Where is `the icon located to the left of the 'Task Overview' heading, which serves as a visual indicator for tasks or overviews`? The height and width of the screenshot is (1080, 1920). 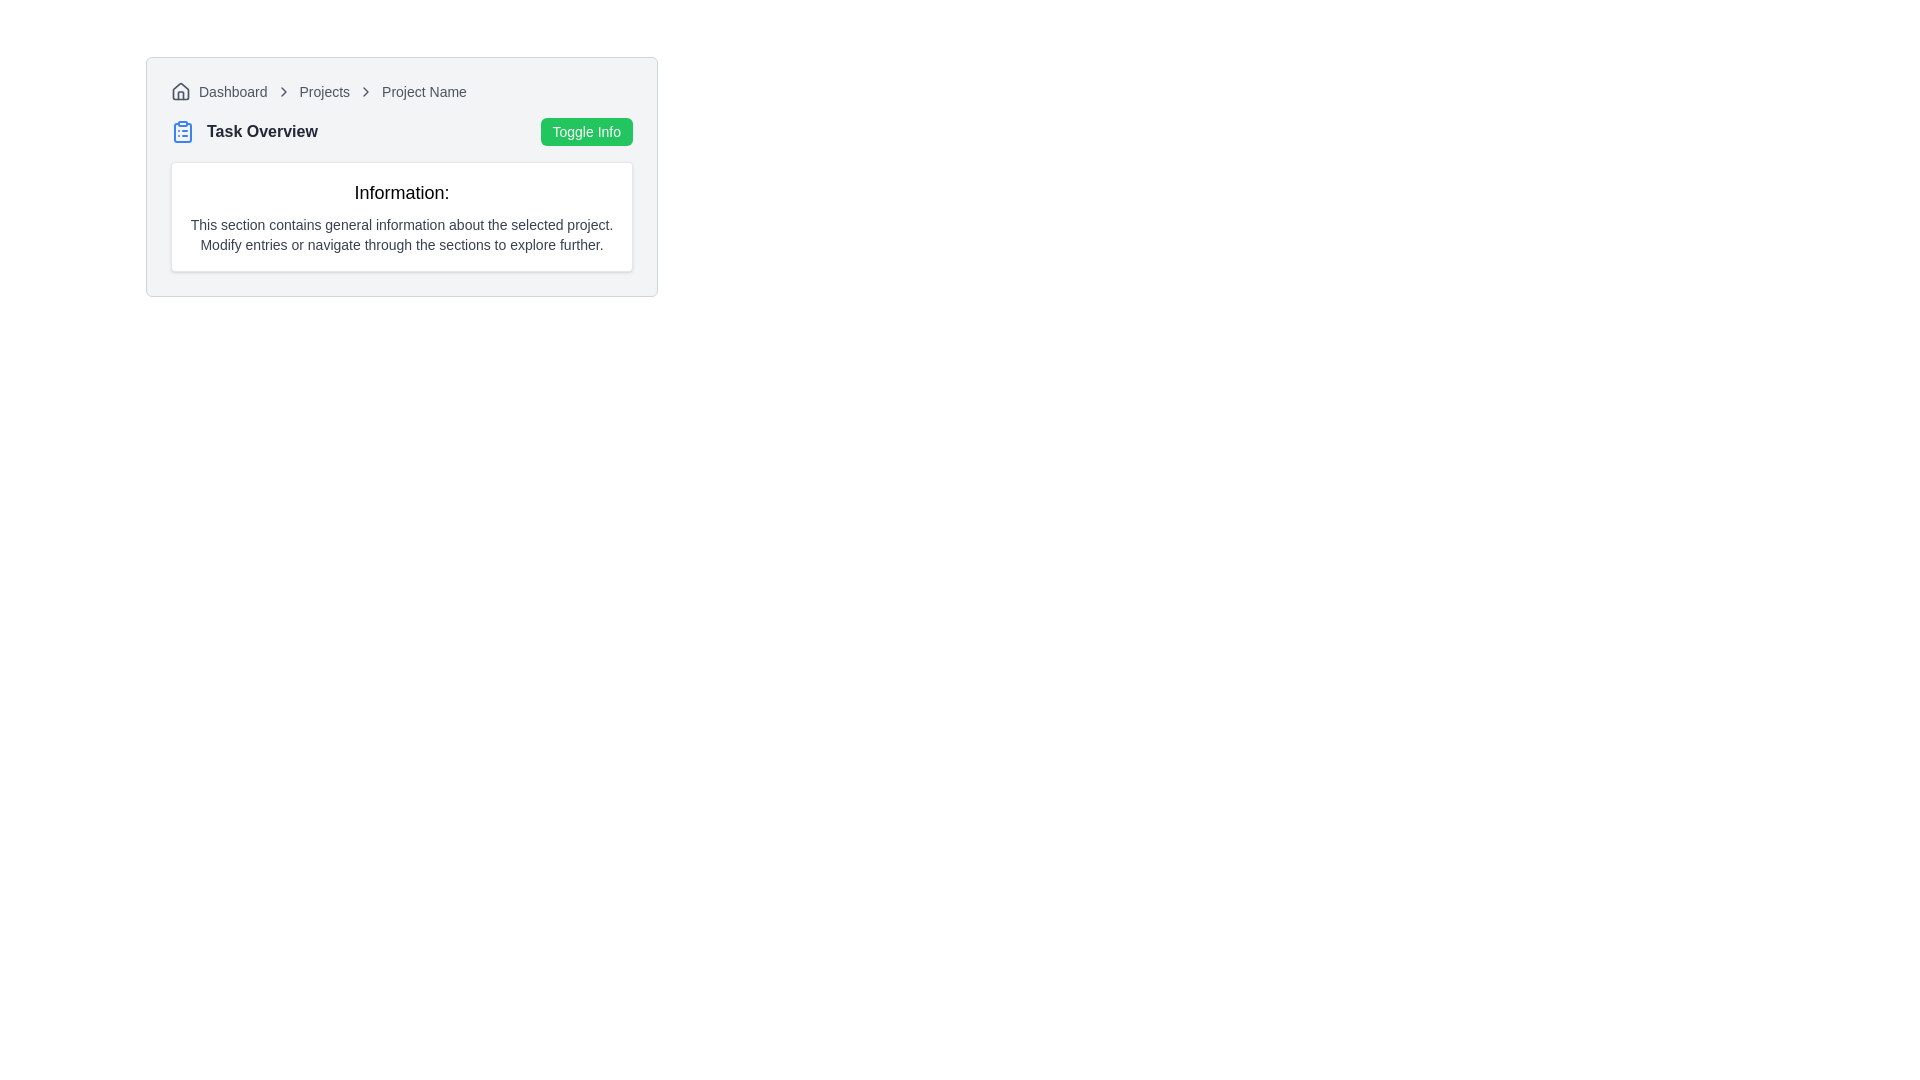
the icon located to the left of the 'Task Overview' heading, which serves as a visual indicator for tasks or overviews is located at coordinates (182, 131).